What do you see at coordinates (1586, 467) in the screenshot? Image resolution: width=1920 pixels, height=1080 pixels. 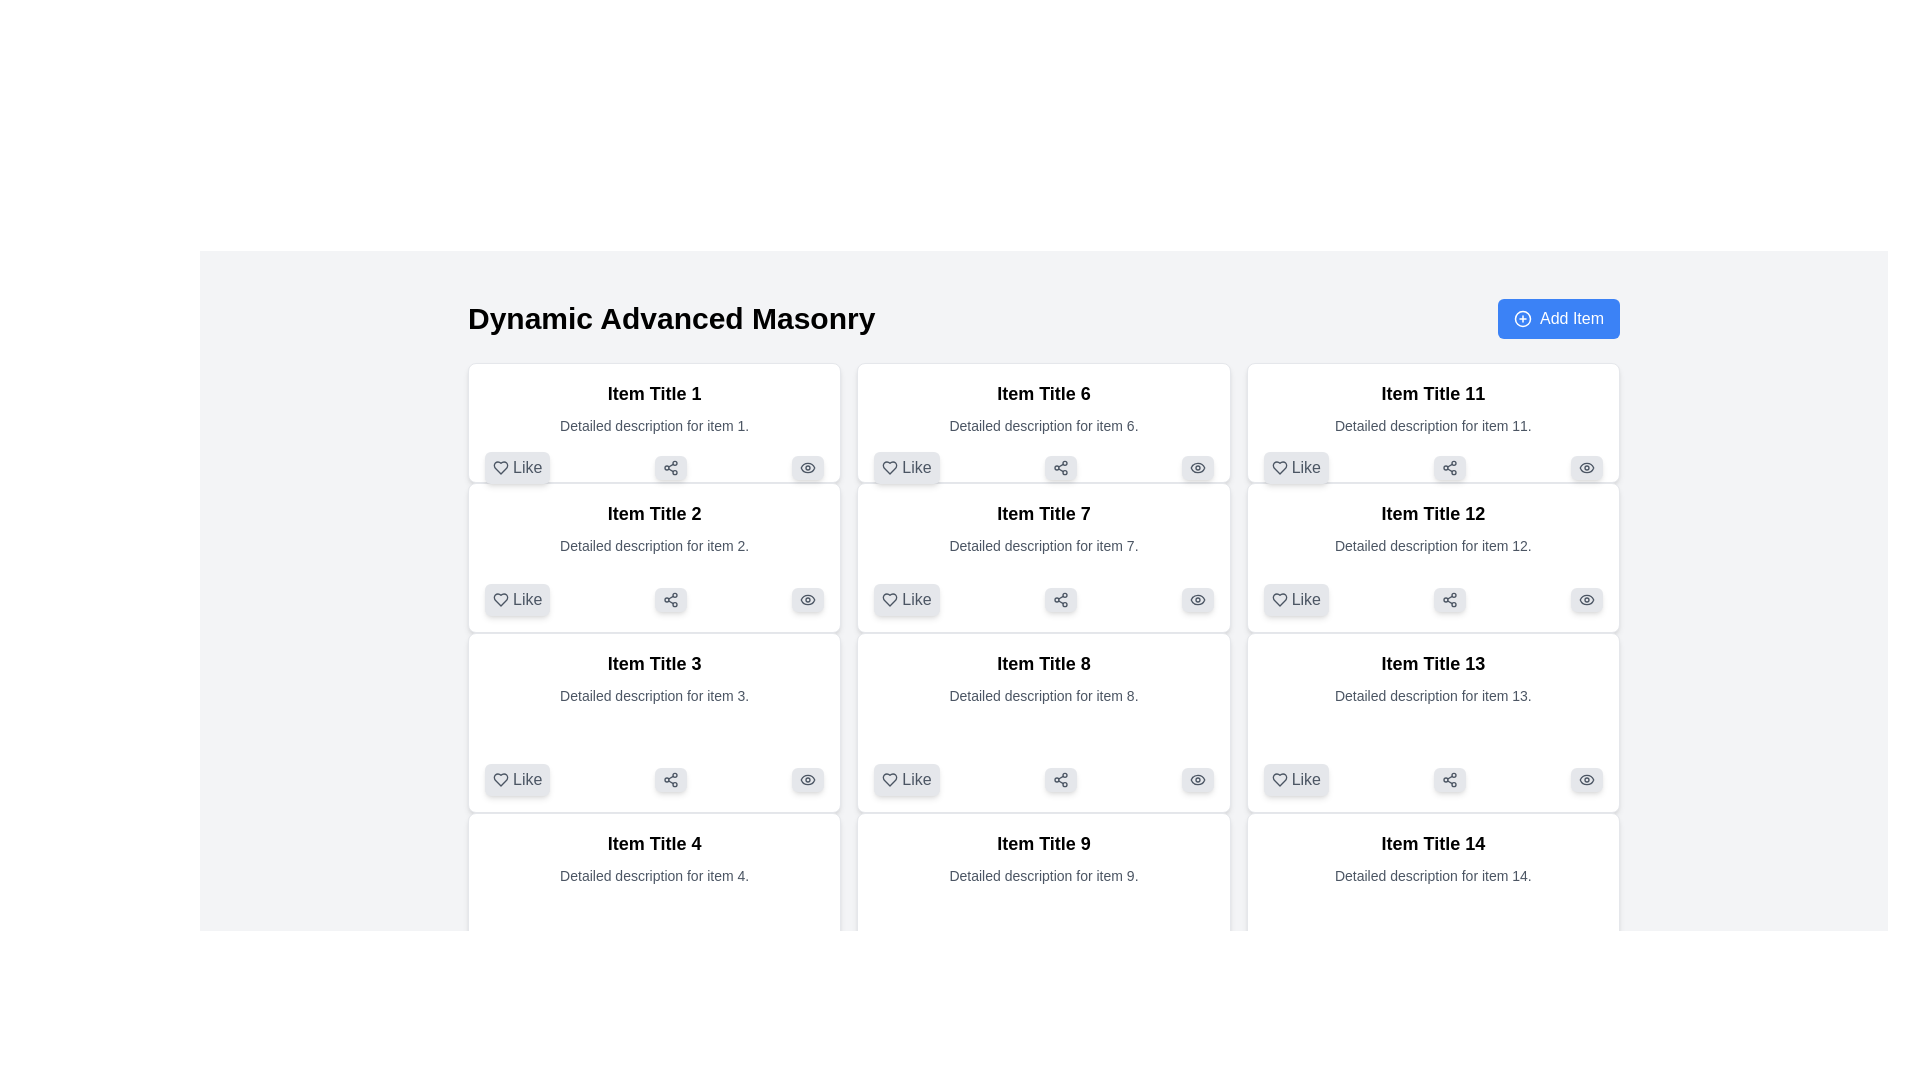 I see `the elliptical visibility icon located at the top-right corner of the 'Item Title 11' box, next to the heart and share icons` at bounding box center [1586, 467].